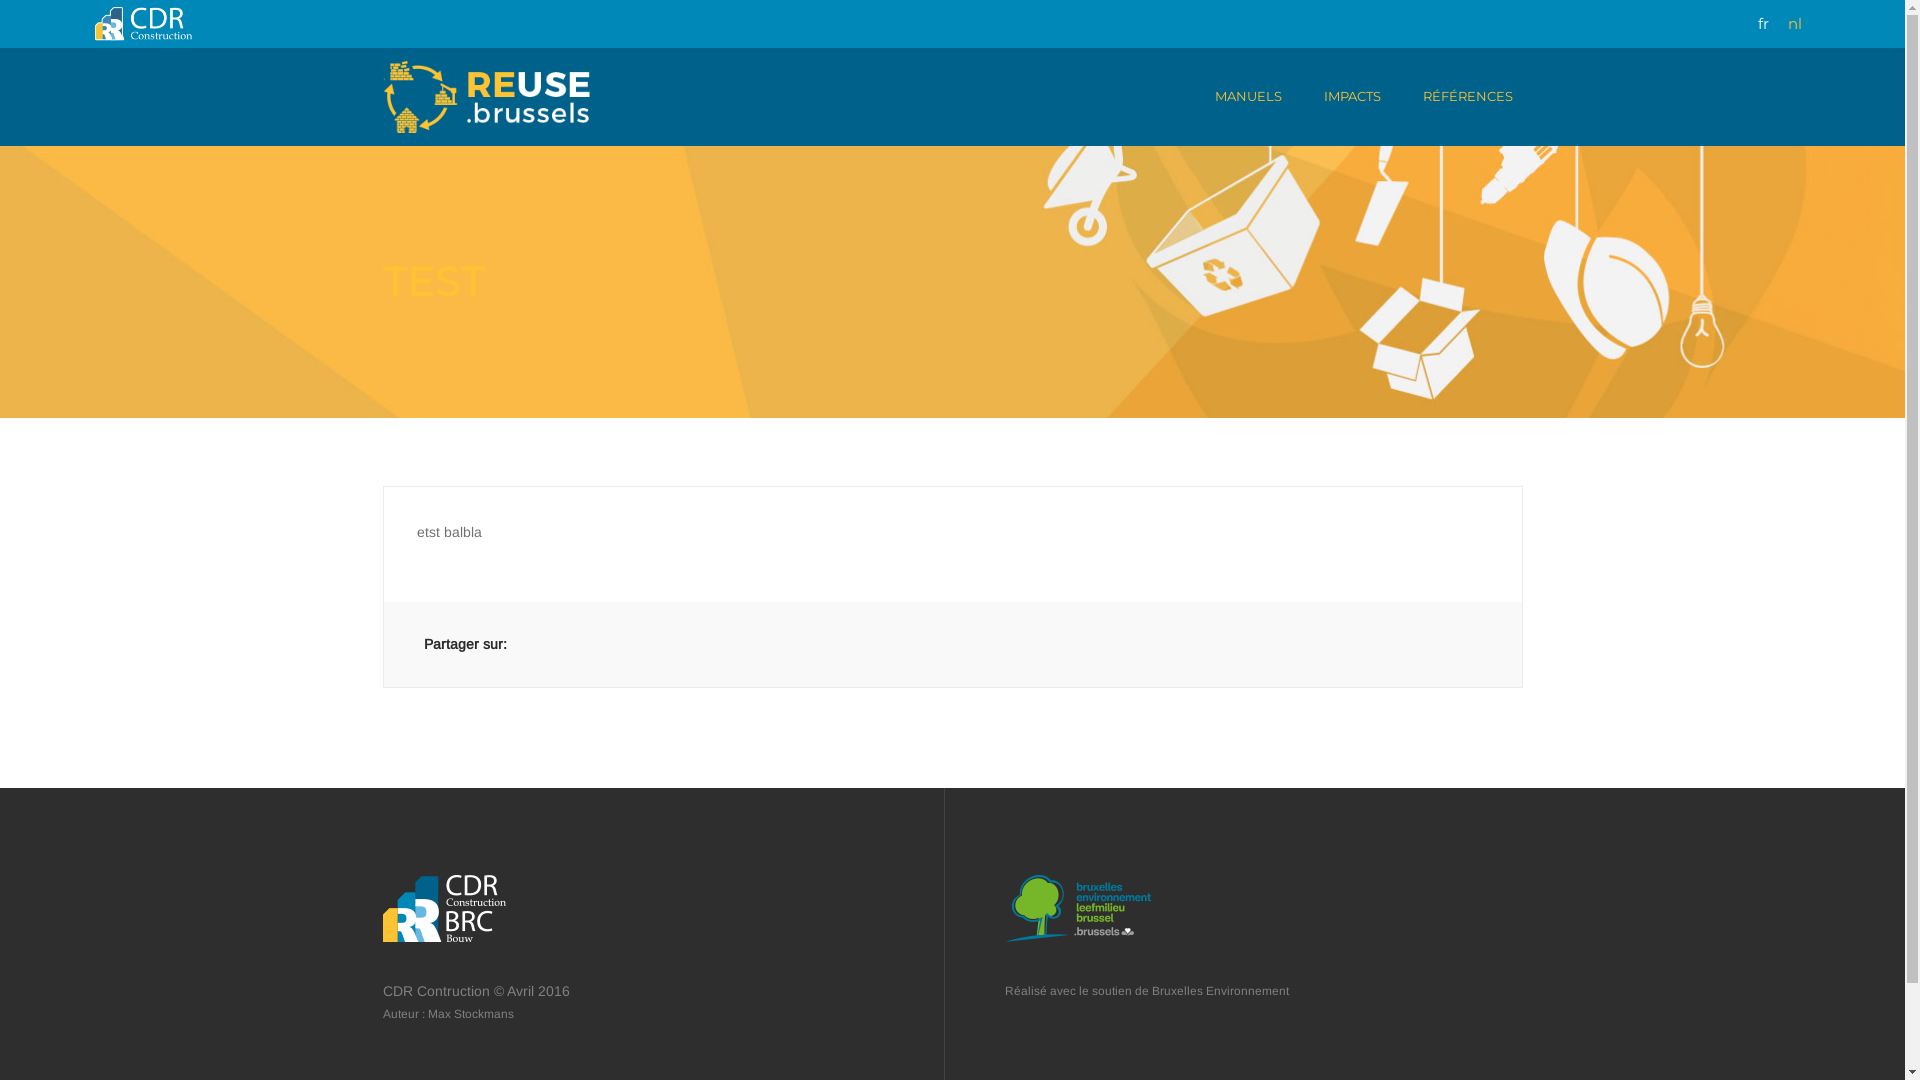 The image size is (1920, 1080). I want to click on 'fr', so click(1756, 23).